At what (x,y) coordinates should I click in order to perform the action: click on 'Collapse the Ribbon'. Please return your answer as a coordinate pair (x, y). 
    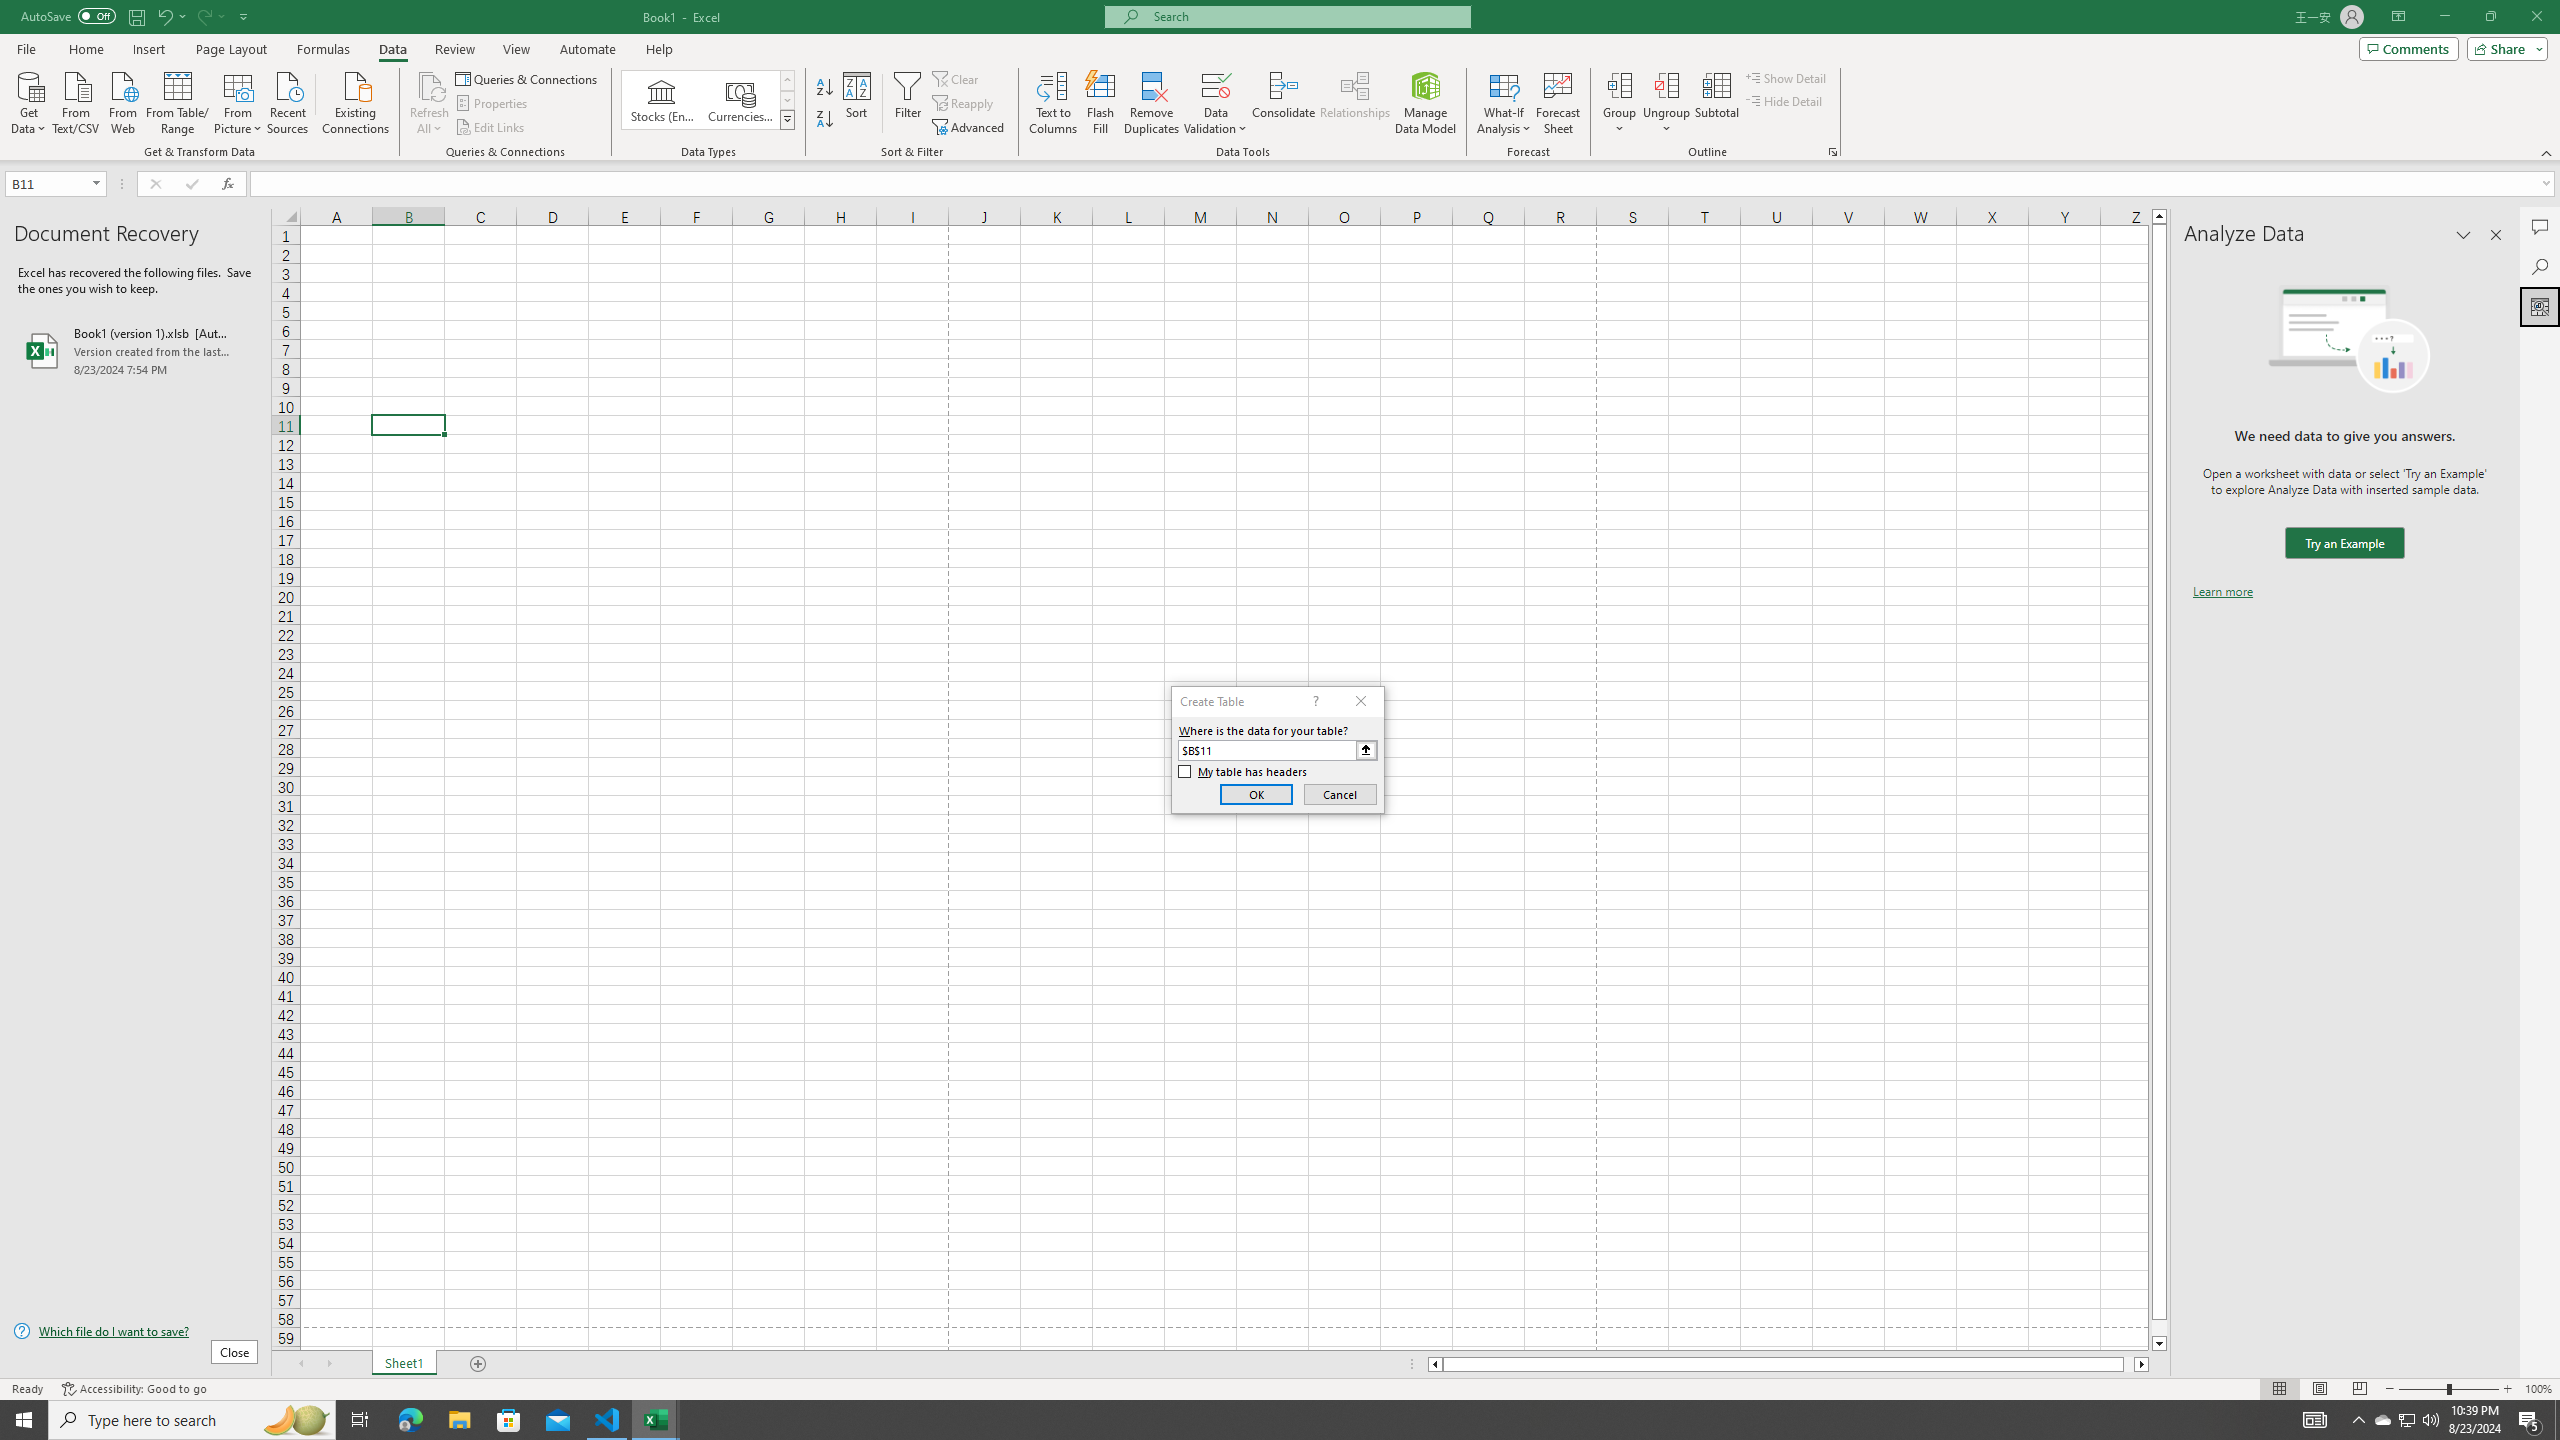
    Looking at the image, I should click on (2547, 153).